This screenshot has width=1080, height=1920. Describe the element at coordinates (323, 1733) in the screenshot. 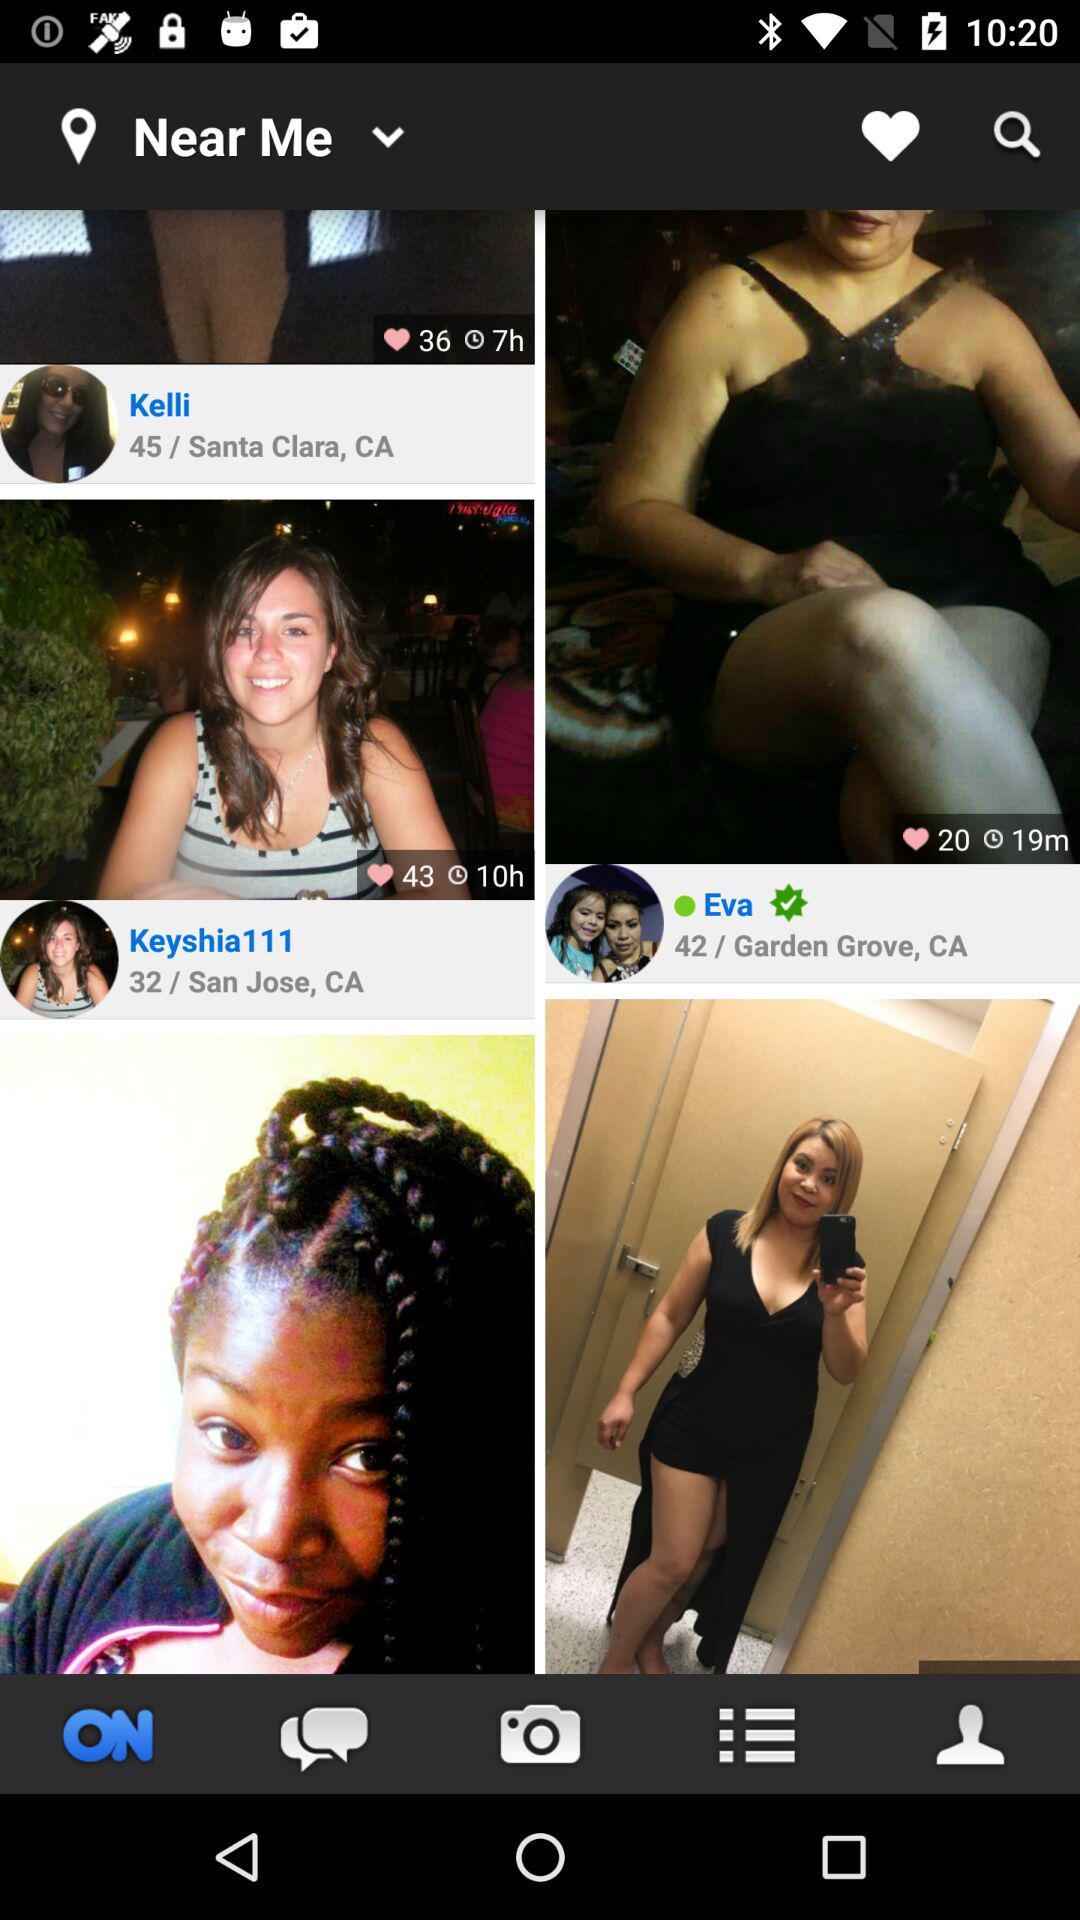

I see `start a chat` at that location.